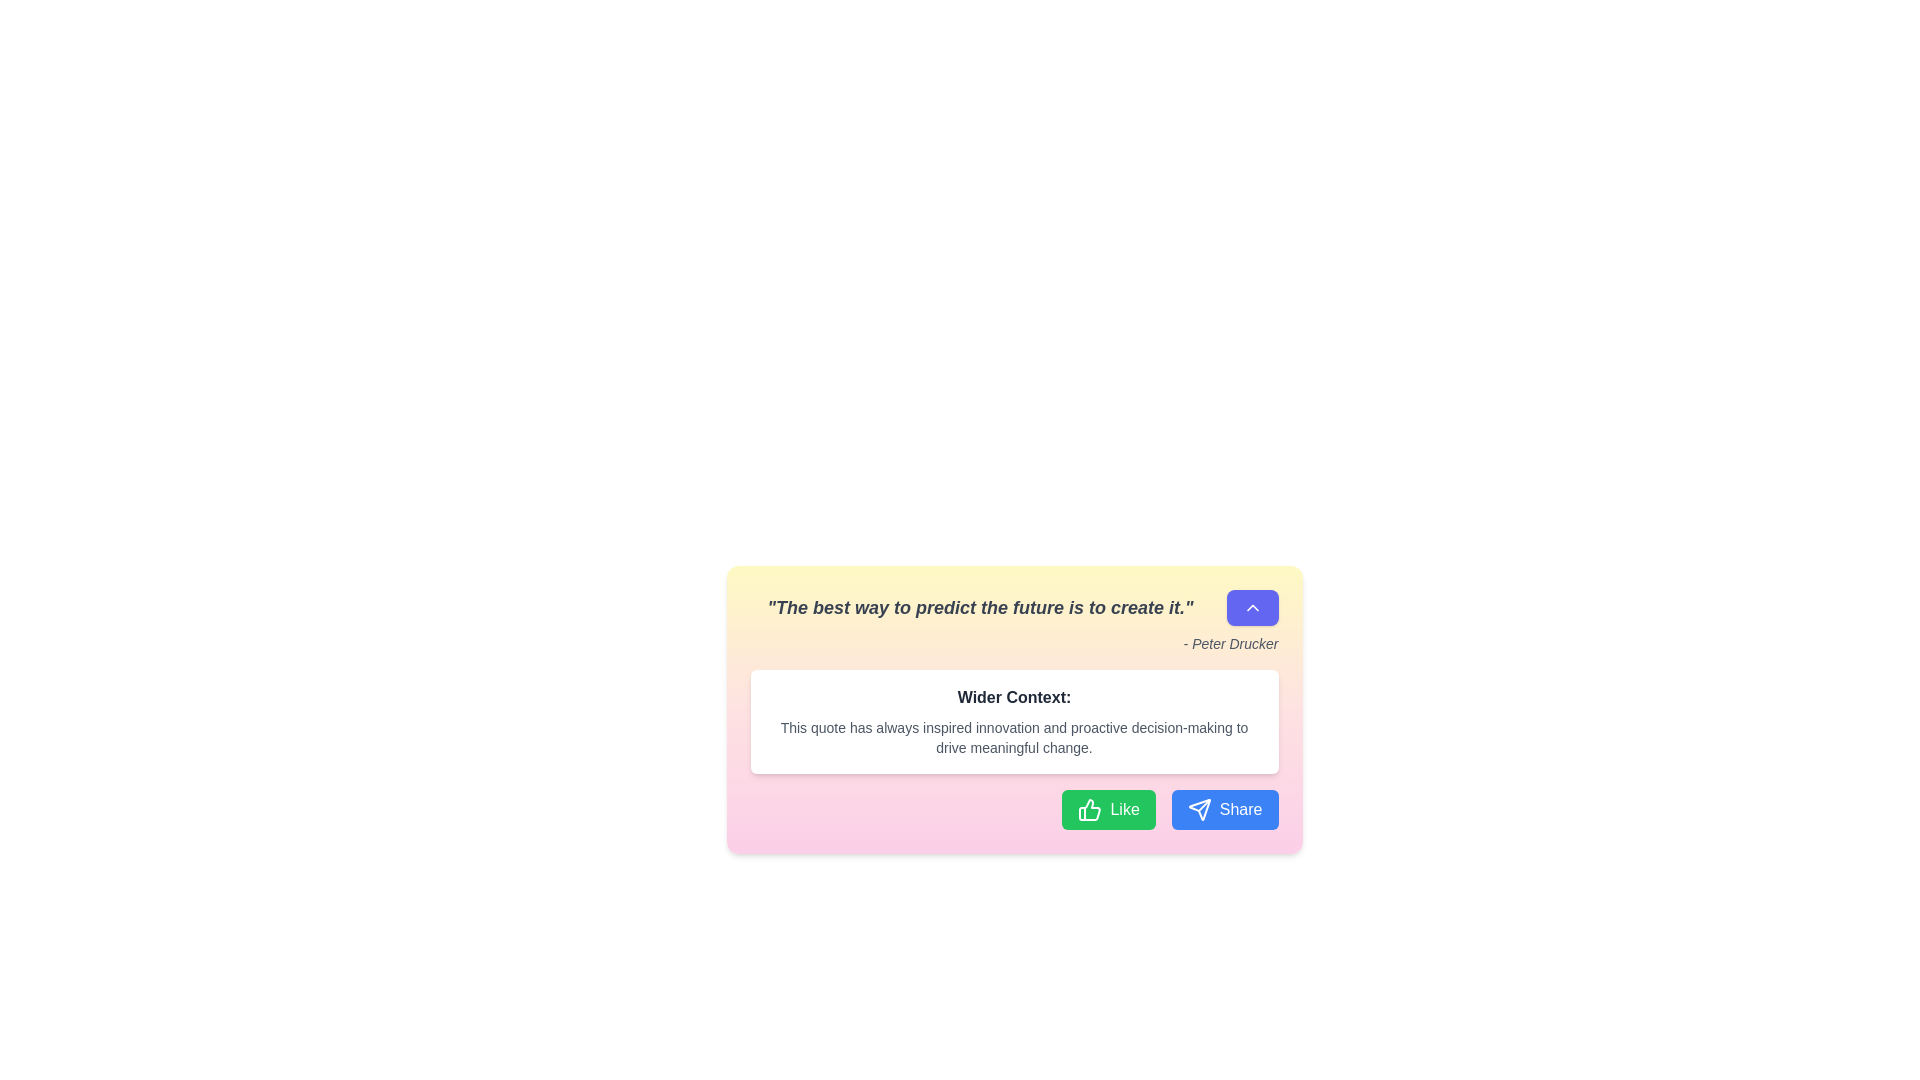 This screenshot has width=1920, height=1080. What do you see at coordinates (1251, 607) in the screenshot?
I see `the upward navigation button located to the far right of the quote attribution text` at bounding box center [1251, 607].